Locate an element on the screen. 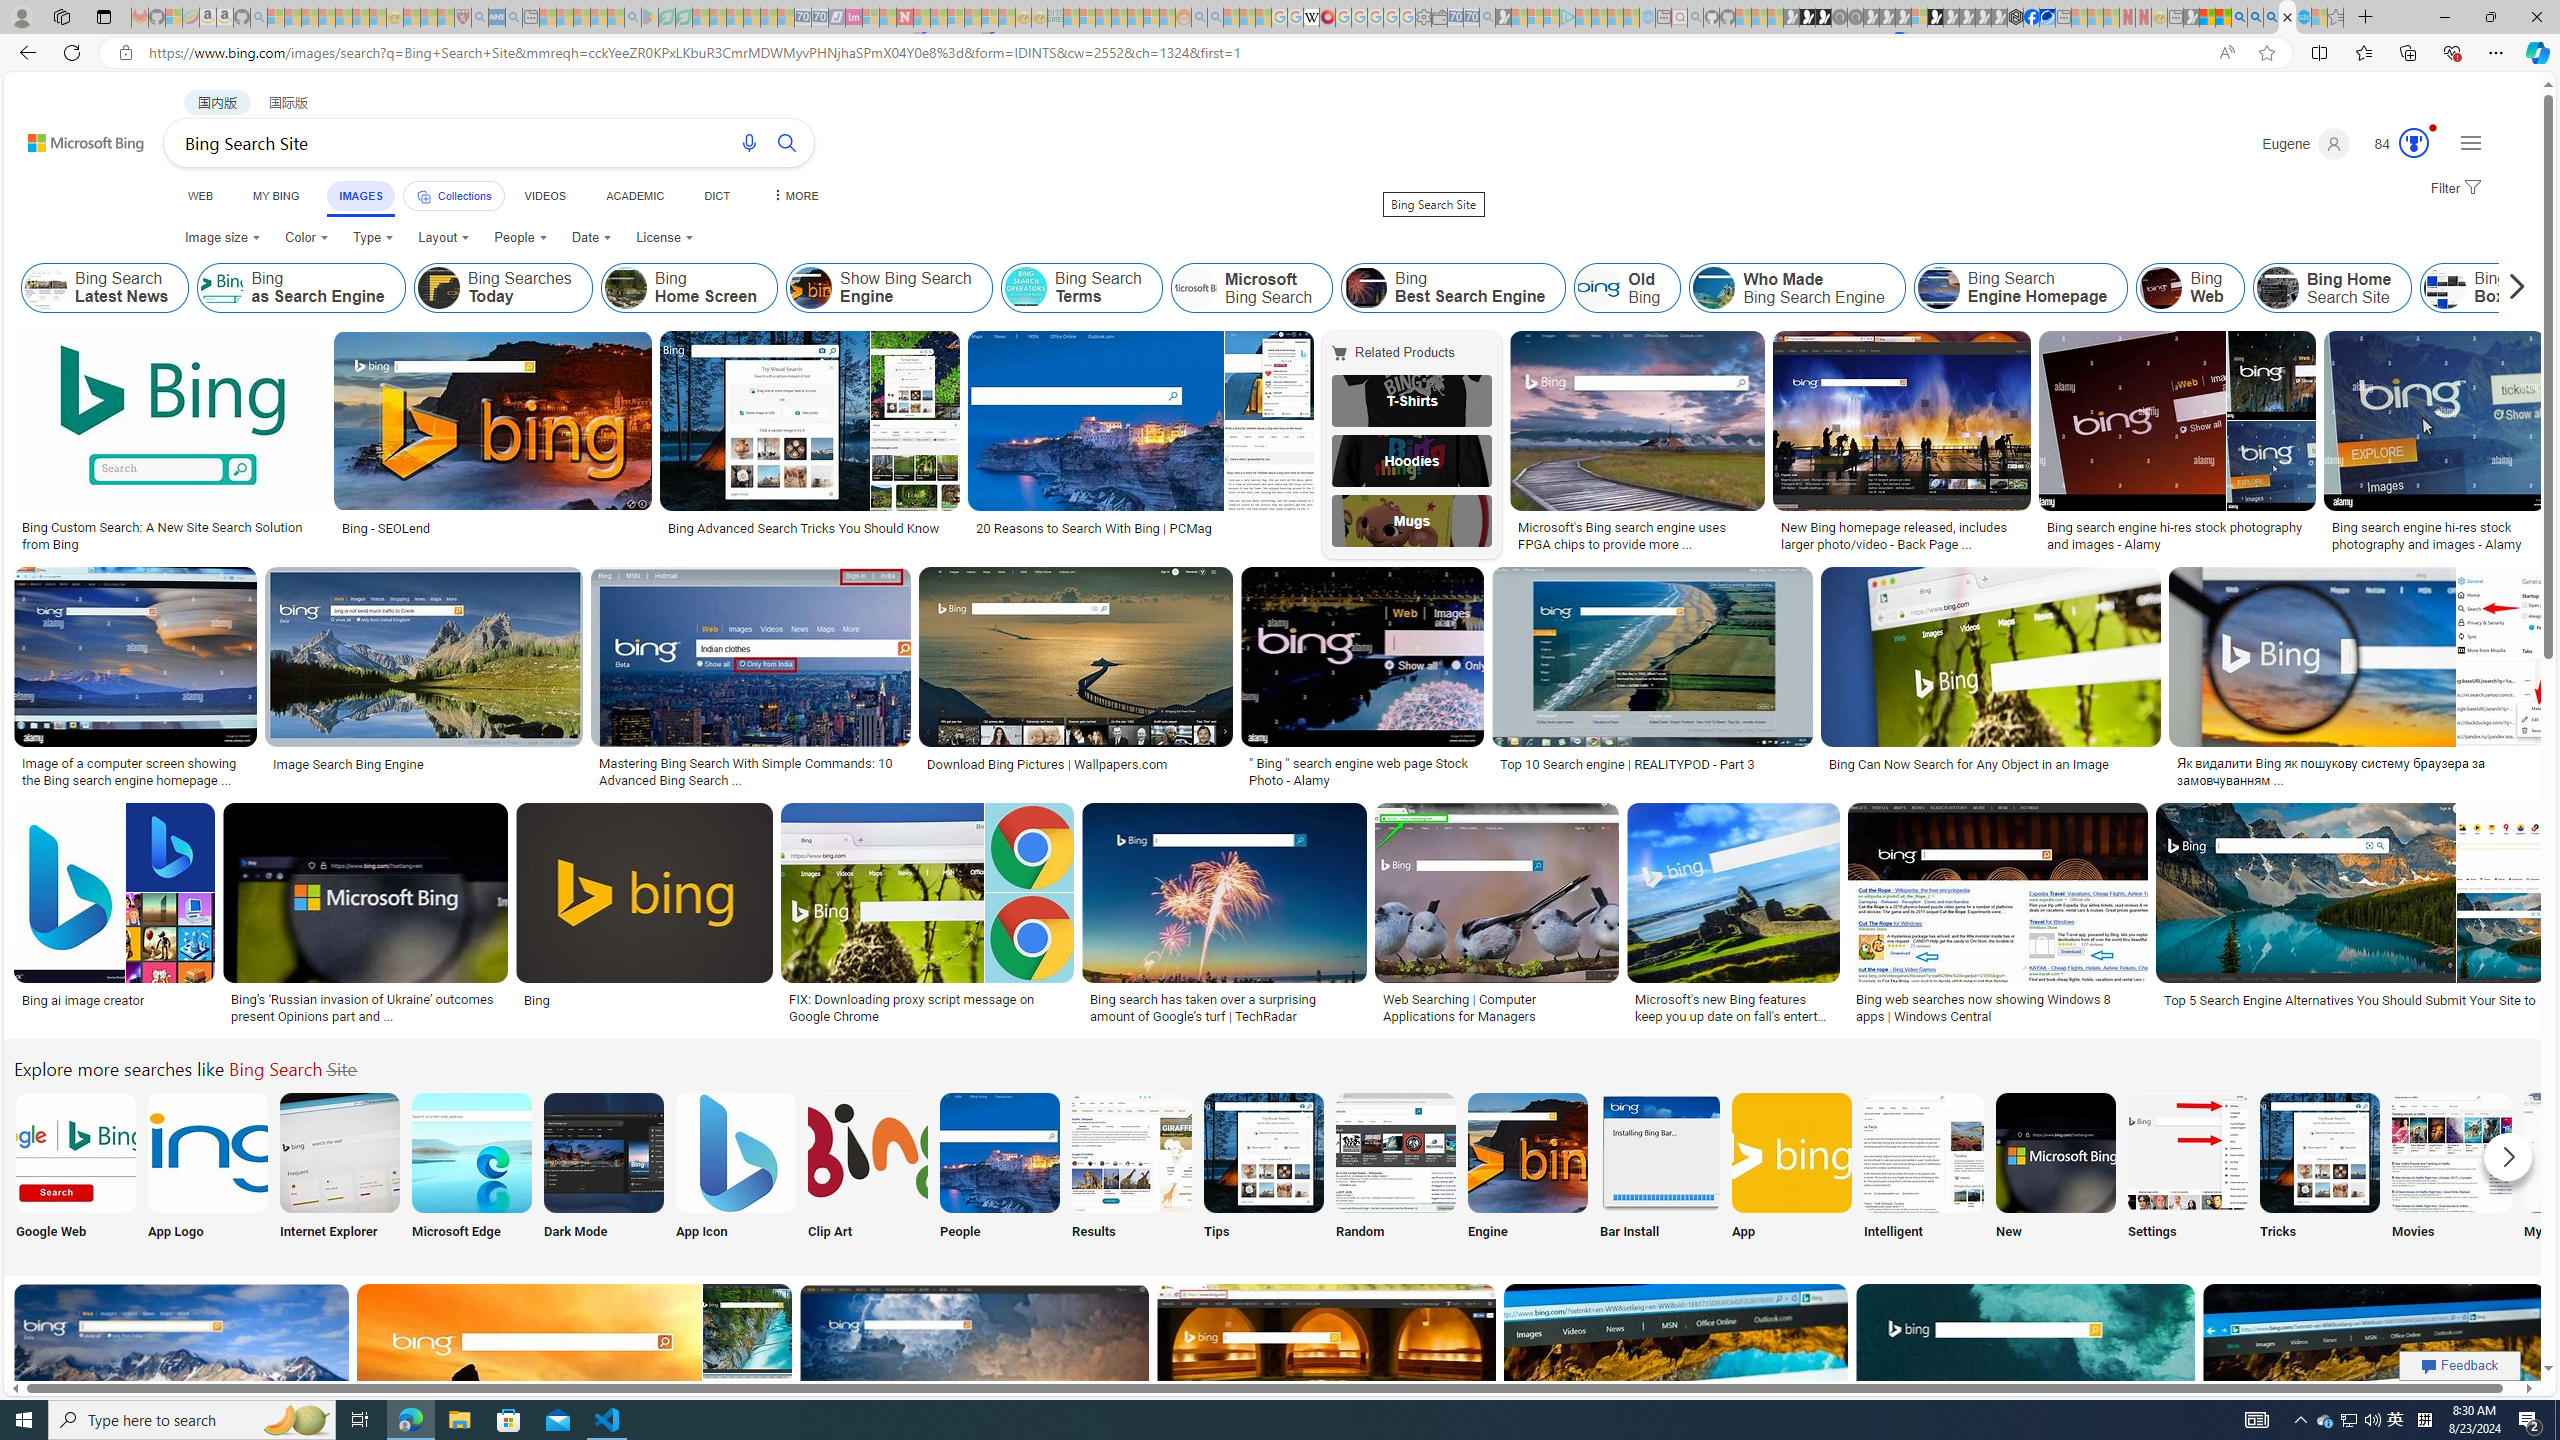  'Bing Custom Search: A New Site Search Solution from Bing' is located at coordinates (170, 535).